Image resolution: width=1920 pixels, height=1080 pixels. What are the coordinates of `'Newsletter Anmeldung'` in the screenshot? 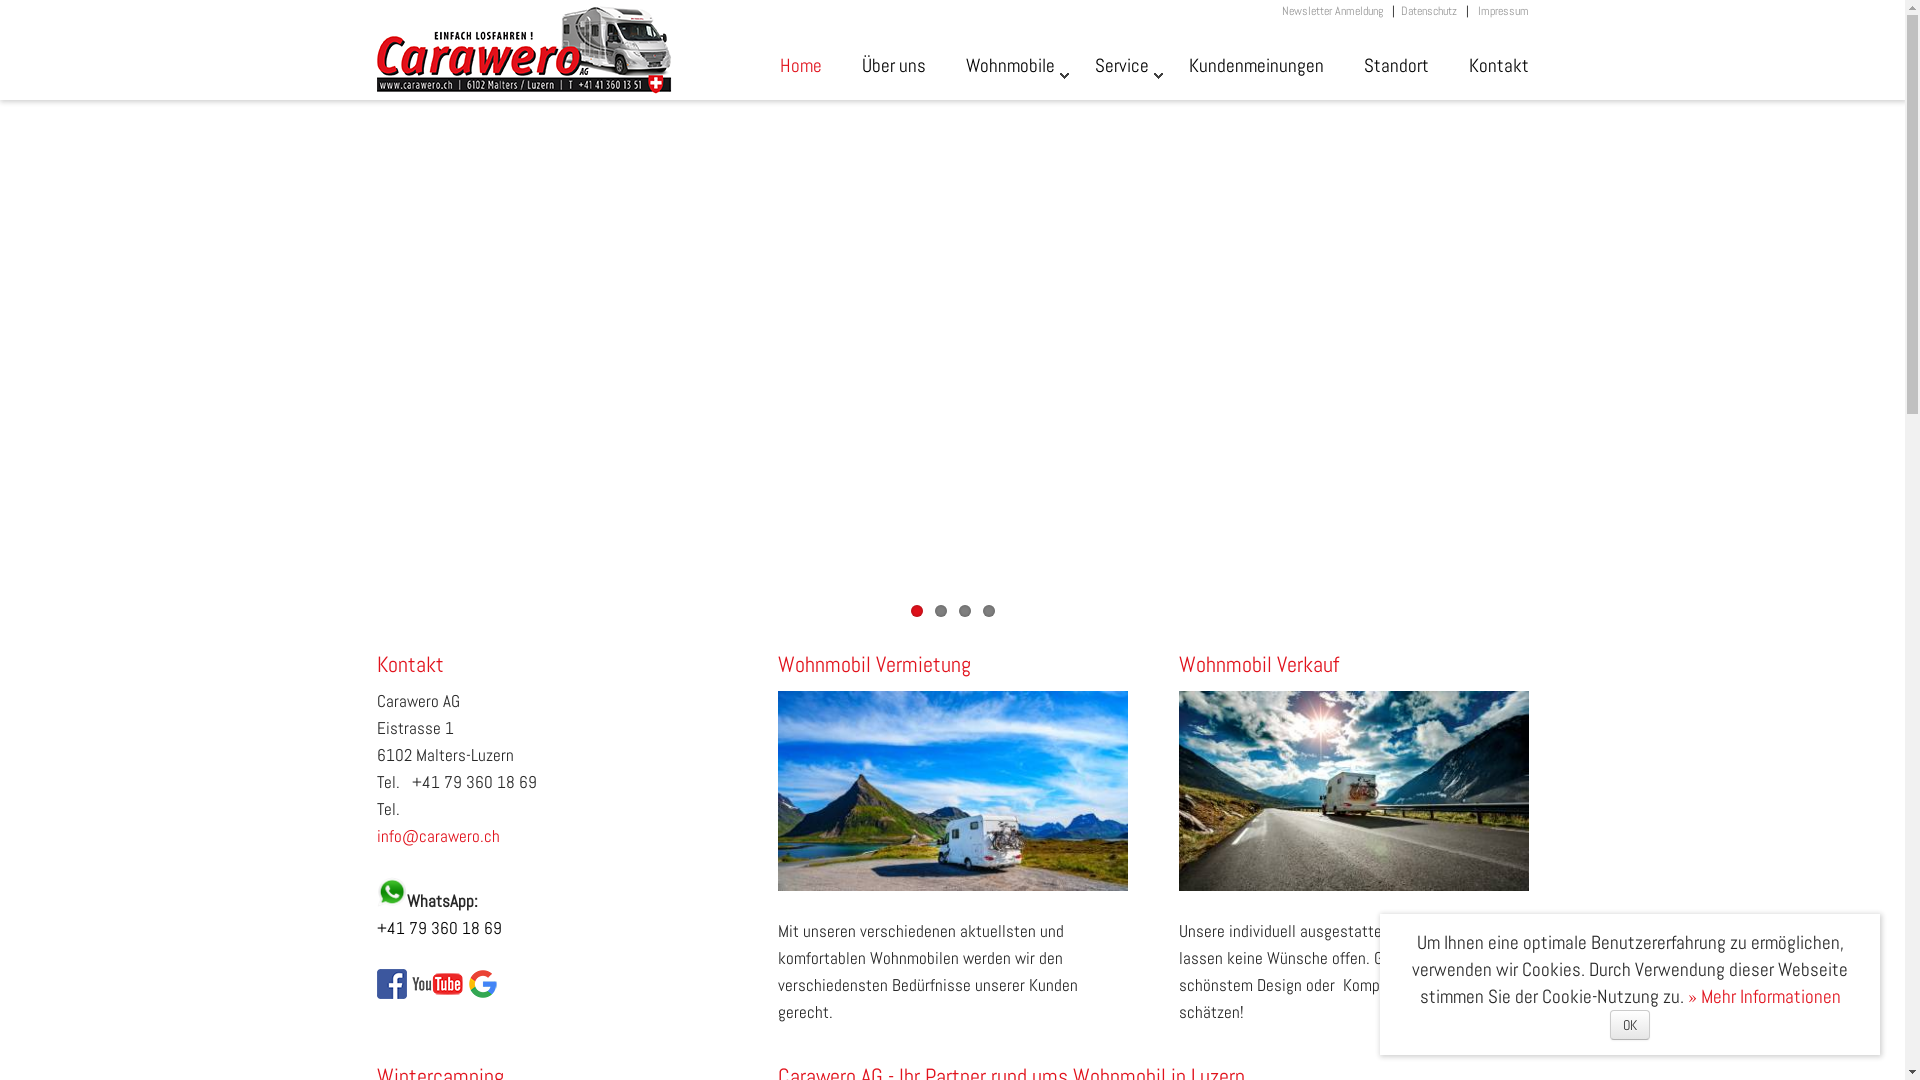 It's located at (1281, 11).